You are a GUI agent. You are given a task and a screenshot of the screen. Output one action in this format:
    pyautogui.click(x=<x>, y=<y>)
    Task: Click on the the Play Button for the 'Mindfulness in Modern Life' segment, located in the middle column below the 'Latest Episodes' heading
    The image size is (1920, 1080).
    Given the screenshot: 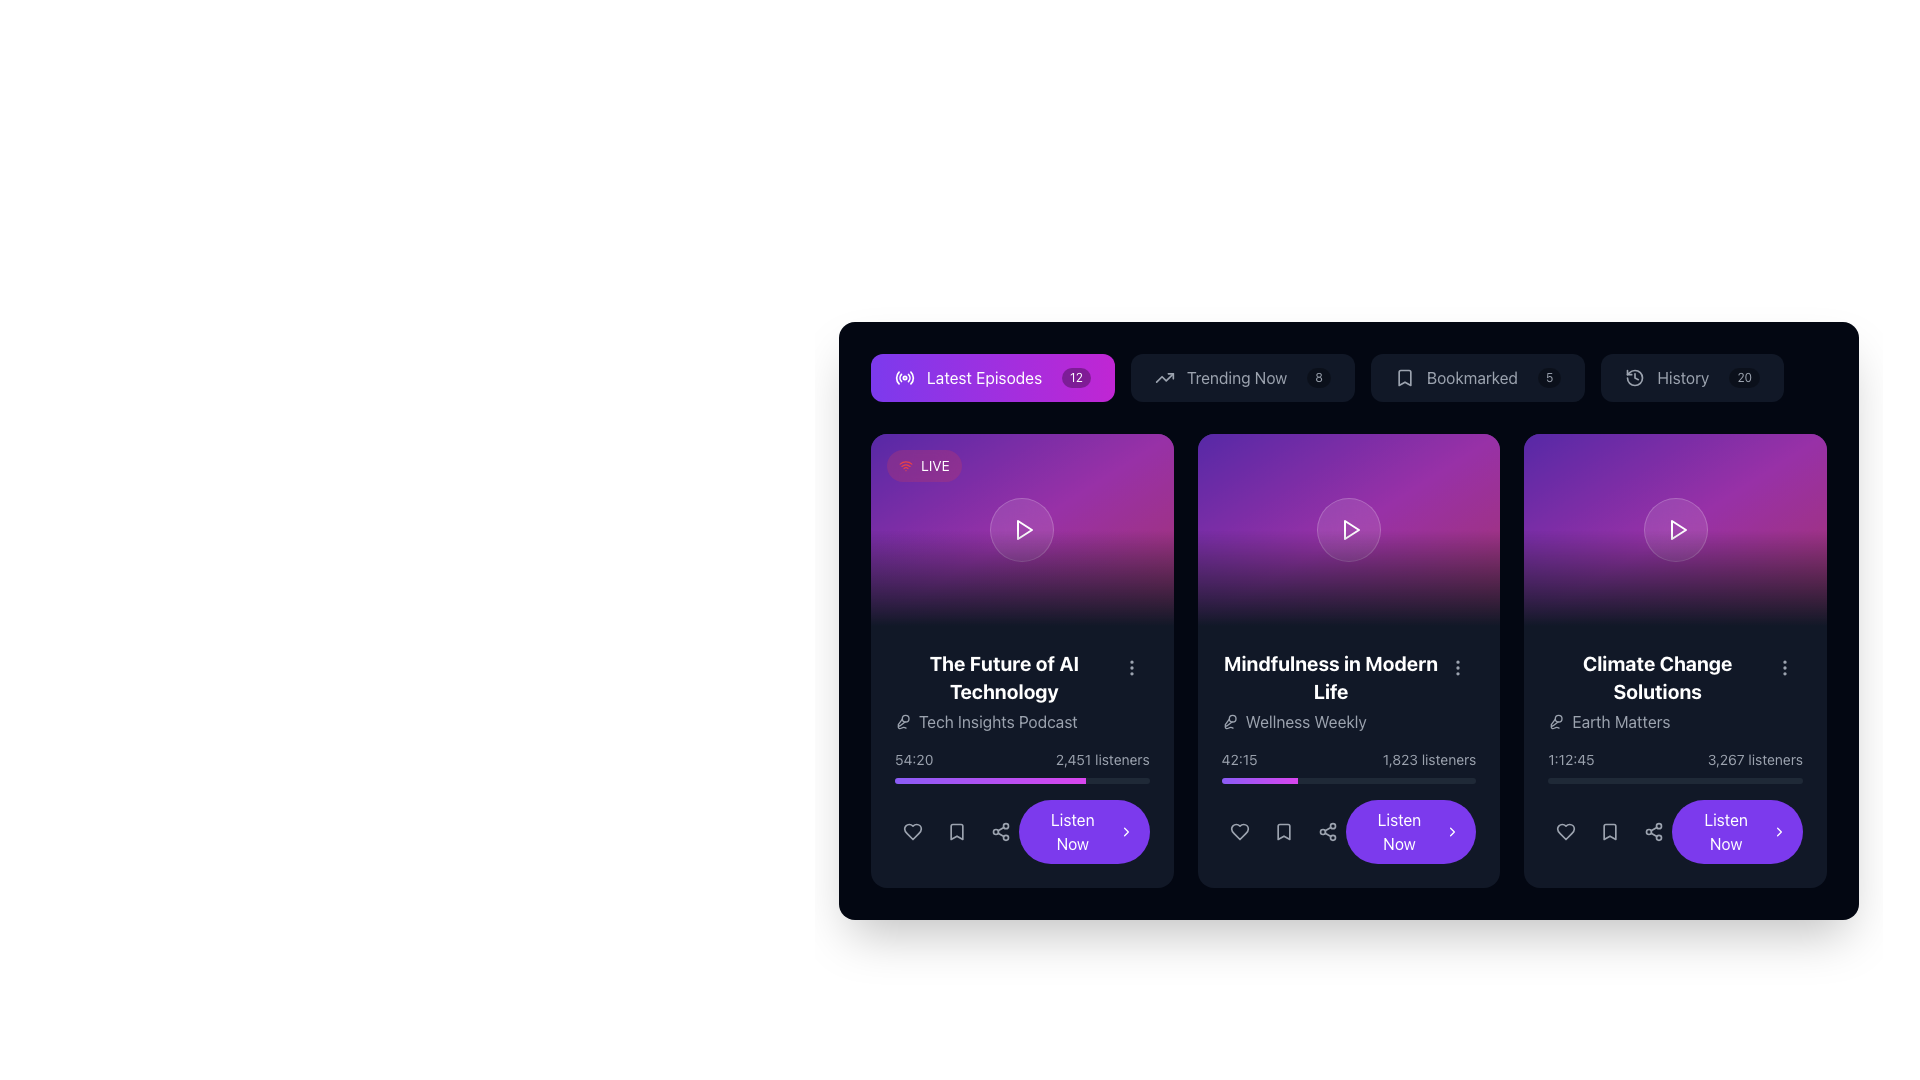 What is the action you would take?
    pyautogui.click(x=1348, y=528)
    